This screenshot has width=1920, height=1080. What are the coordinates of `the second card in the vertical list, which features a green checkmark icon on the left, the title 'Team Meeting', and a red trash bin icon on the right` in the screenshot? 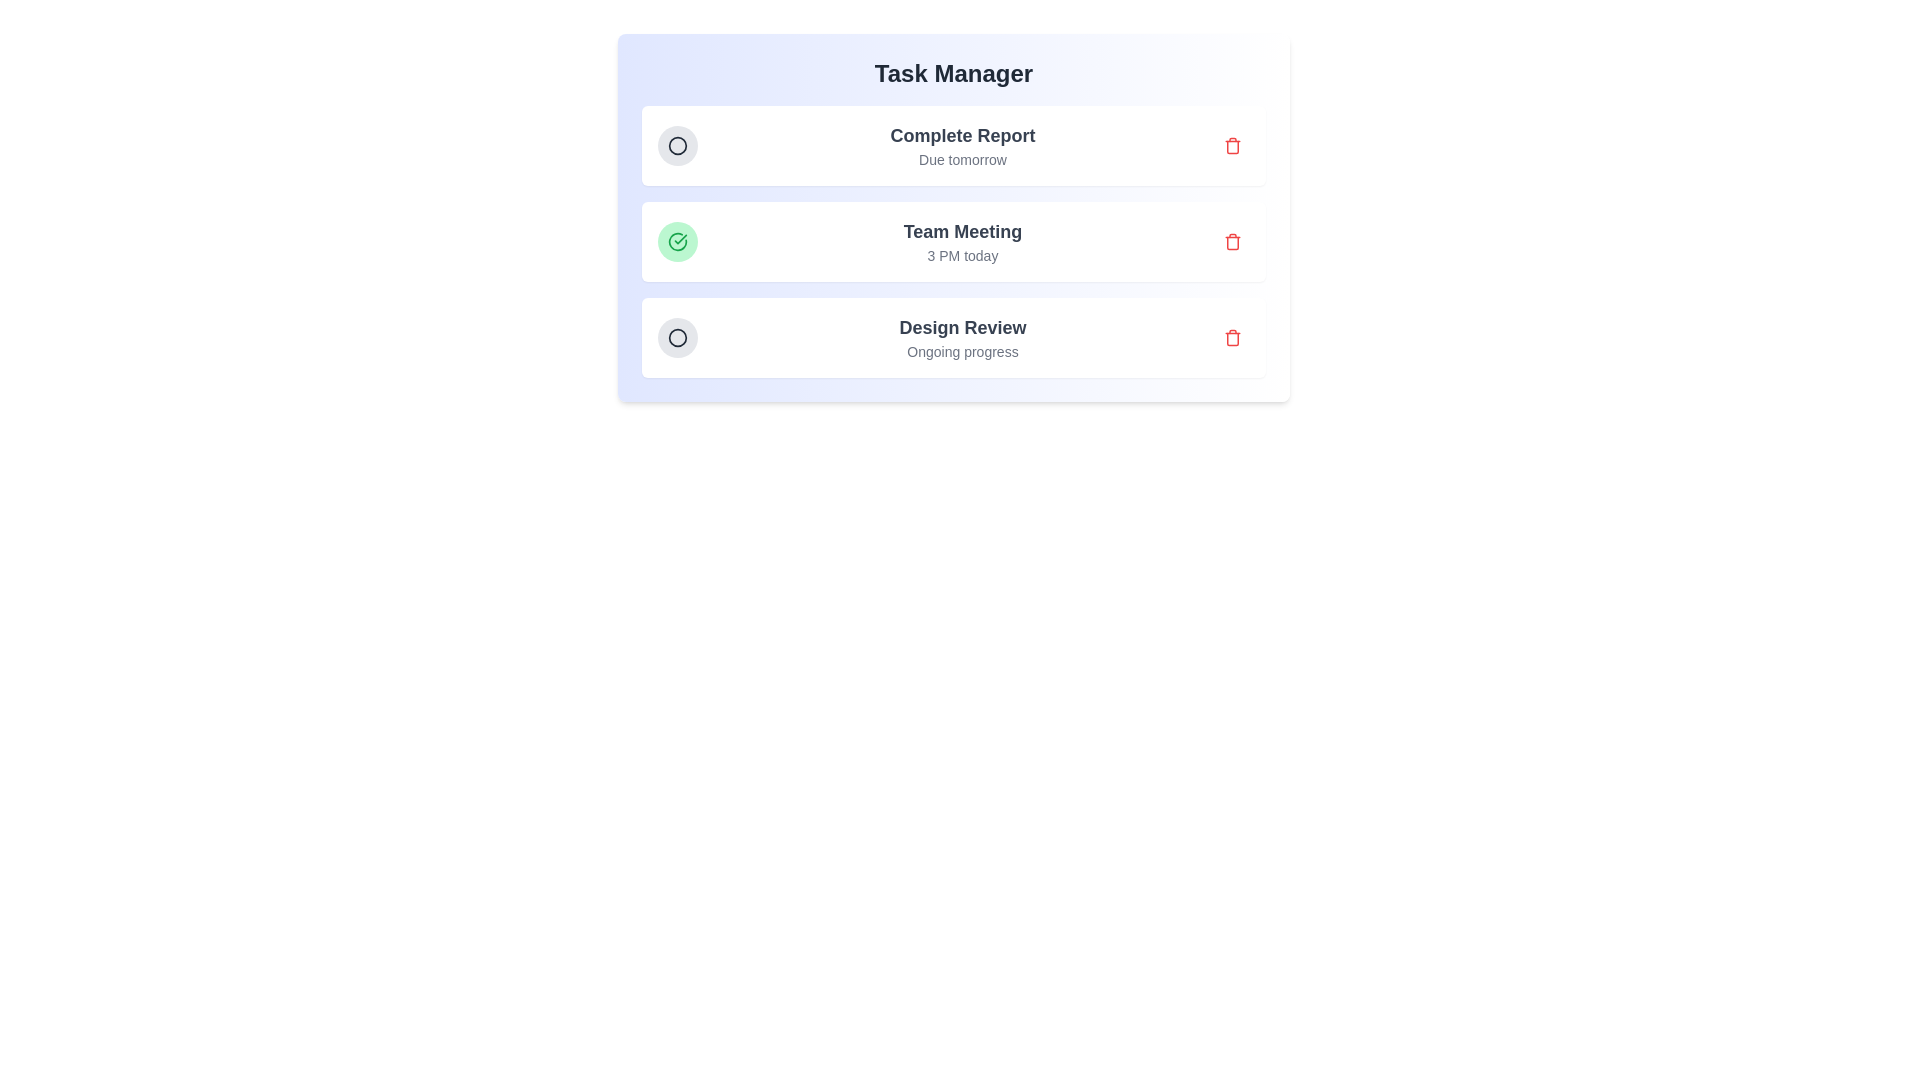 It's located at (953, 241).